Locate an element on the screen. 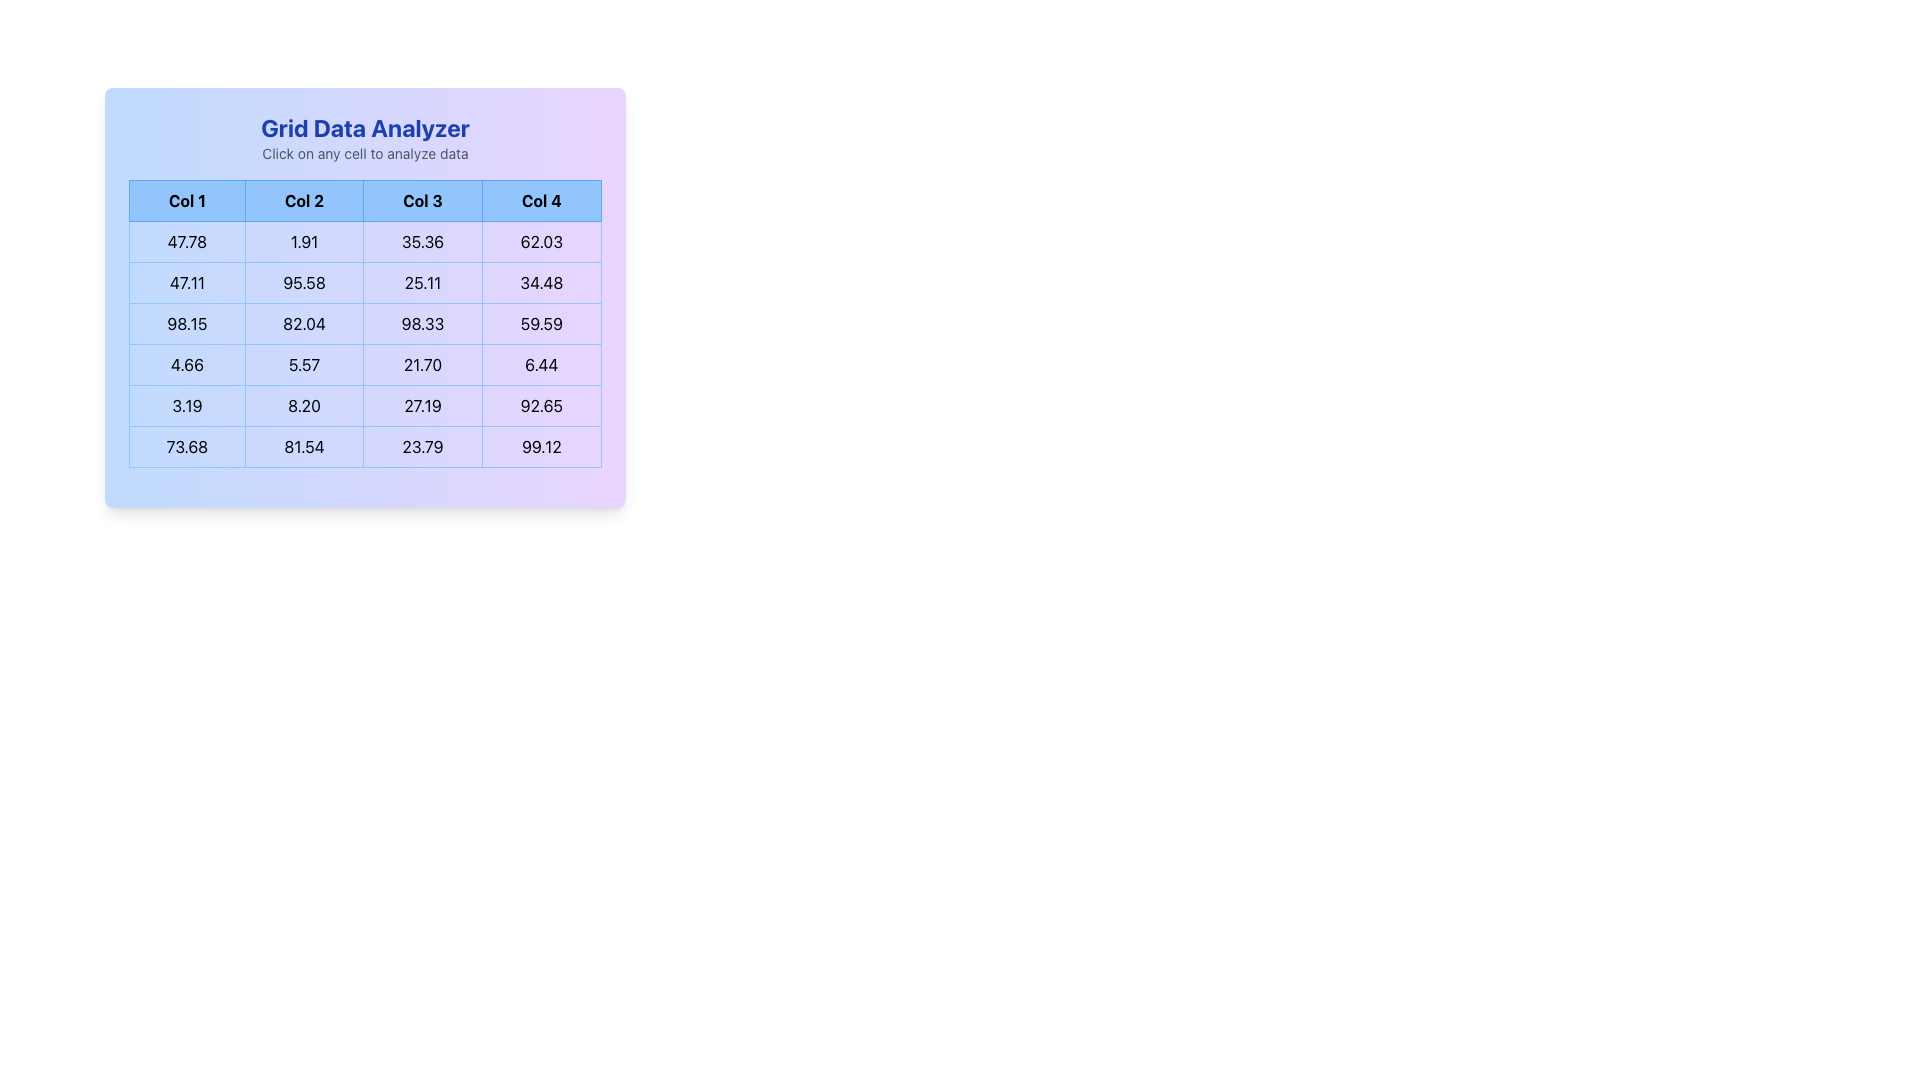 This screenshot has height=1080, width=1920. the leftmost Text Display Cell in the bottom-left corner of the grid labeled 'Grid Data Analyzer' is located at coordinates (187, 446).